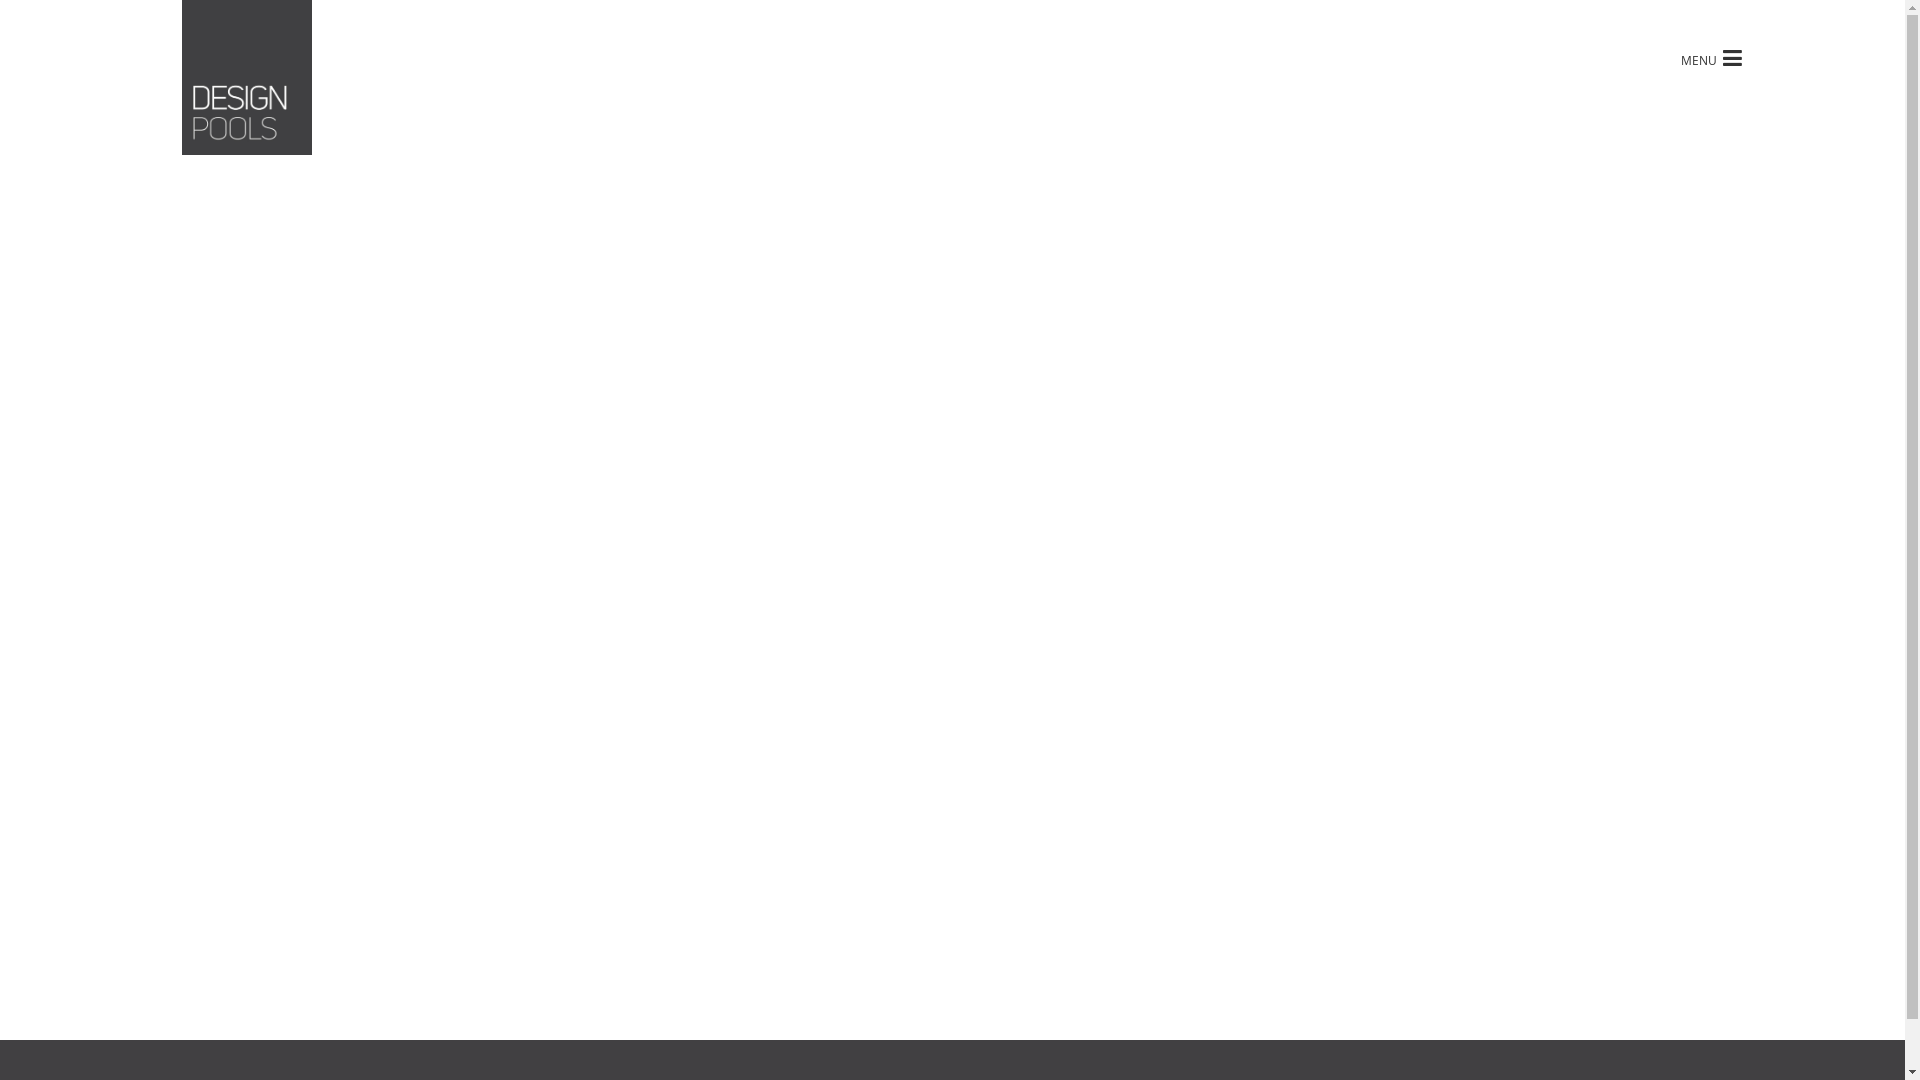 This screenshot has height=1080, width=1920. What do you see at coordinates (1710, 56) in the screenshot?
I see `'MENU'` at bounding box center [1710, 56].